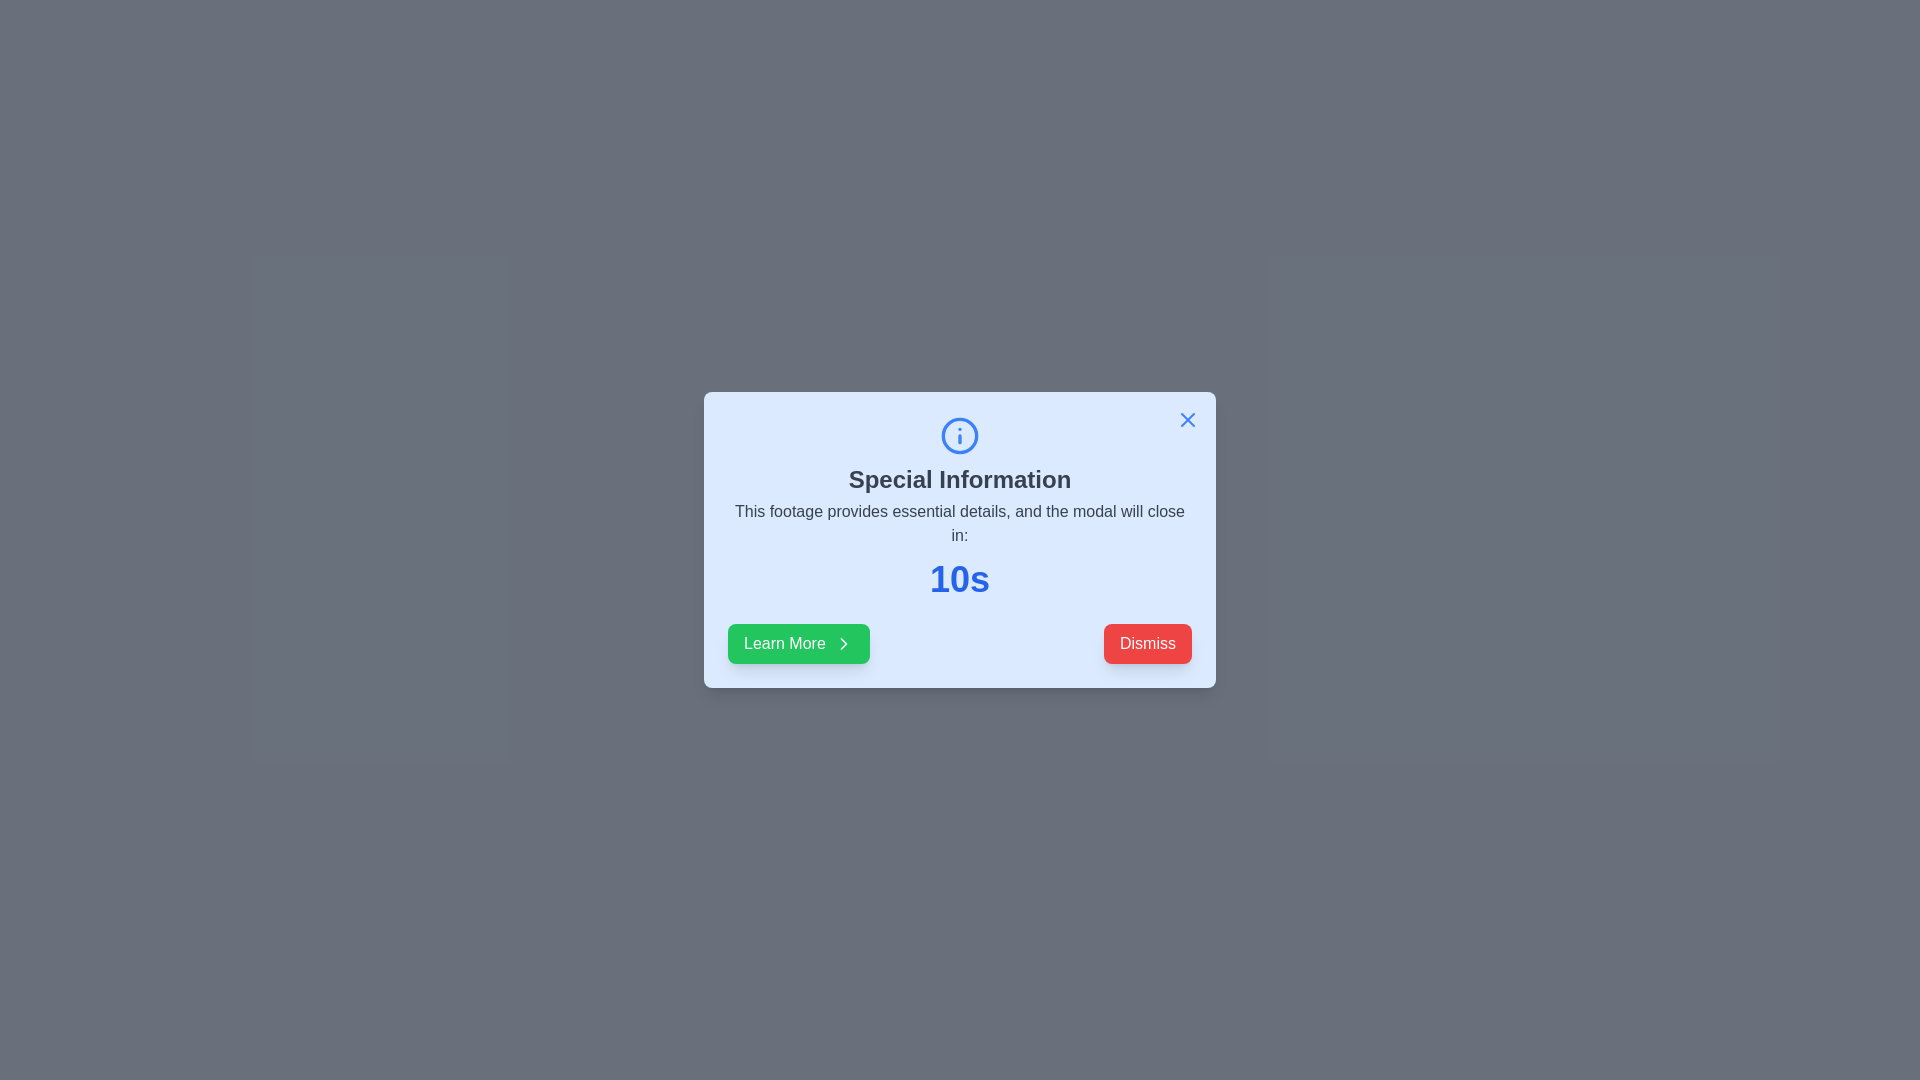 This screenshot has height=1080, width=1920. Describe the element at coordinates (1147, 644) in the screenshot. I see `the dismiss button located at the bottom-right corner of the modal to change its background color` at that location.